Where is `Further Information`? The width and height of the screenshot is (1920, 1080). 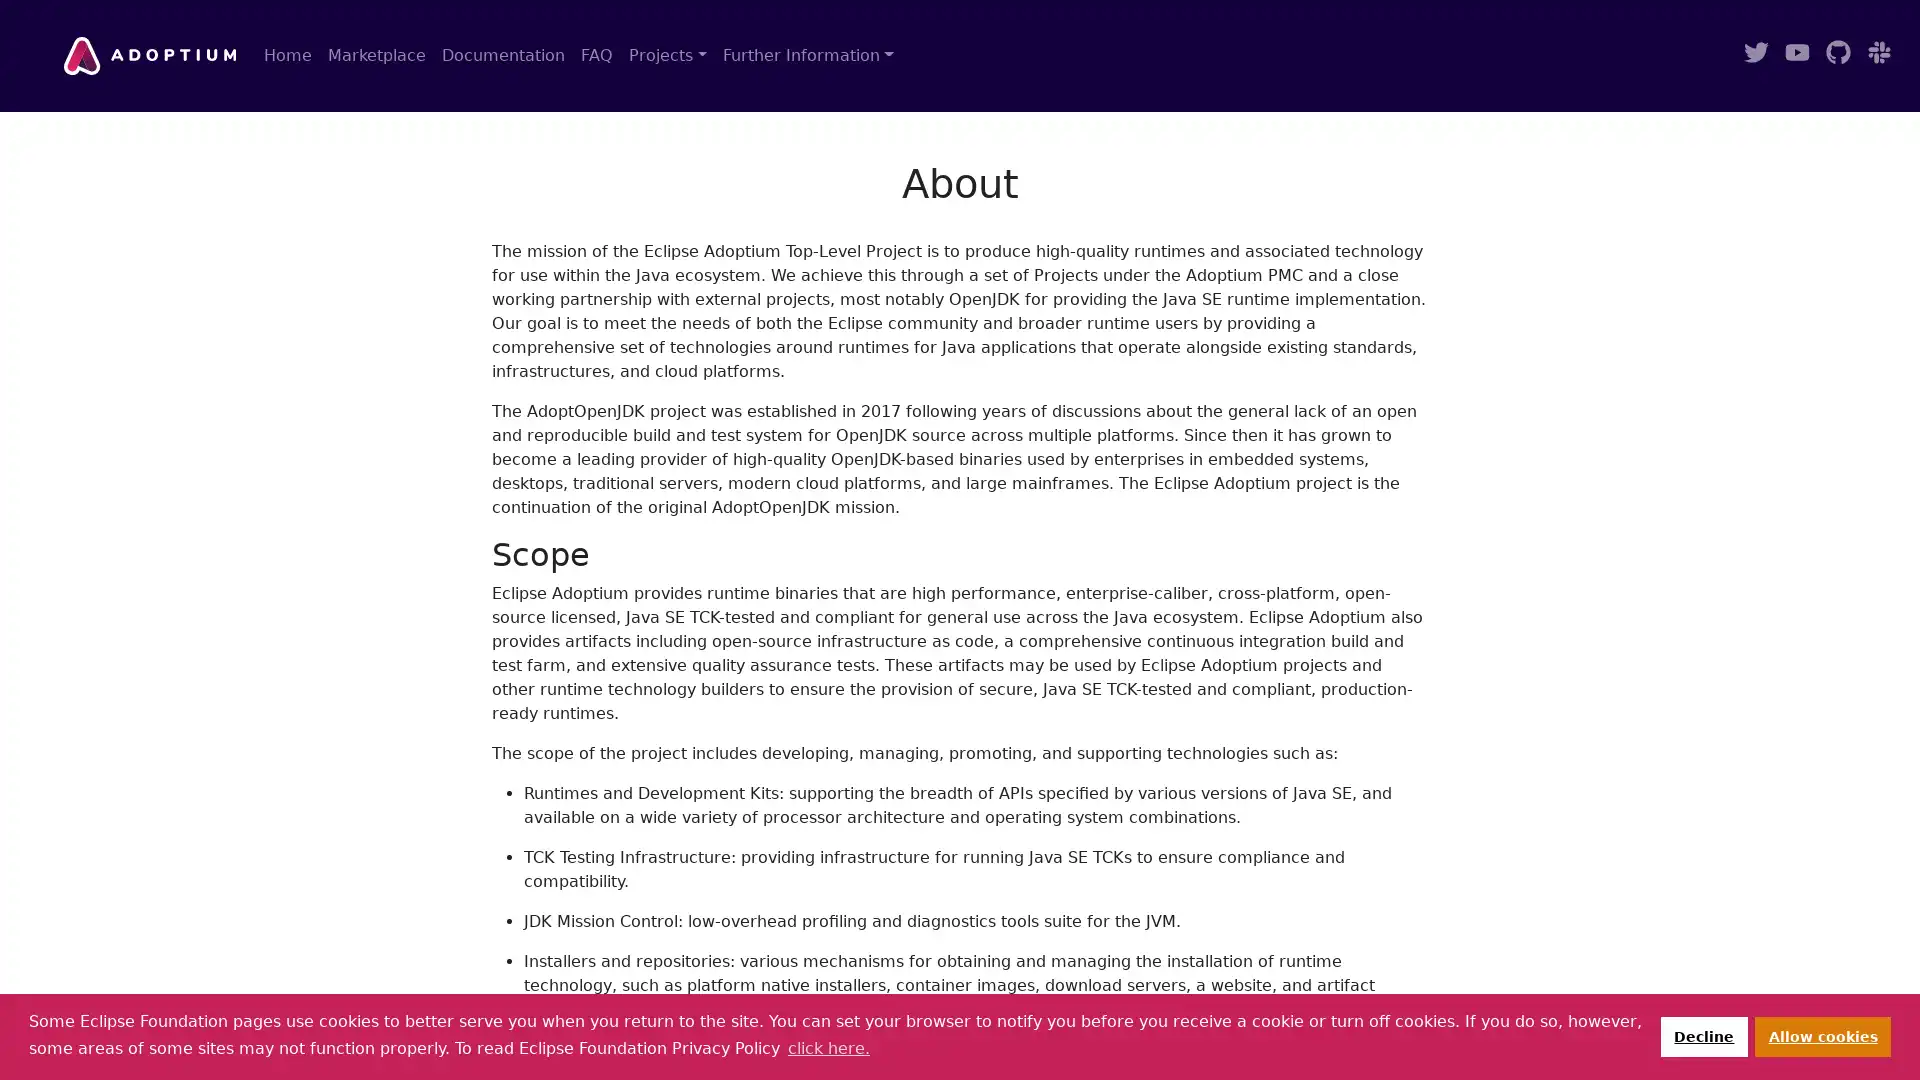
Further Information is located at coordinates (807, 55).